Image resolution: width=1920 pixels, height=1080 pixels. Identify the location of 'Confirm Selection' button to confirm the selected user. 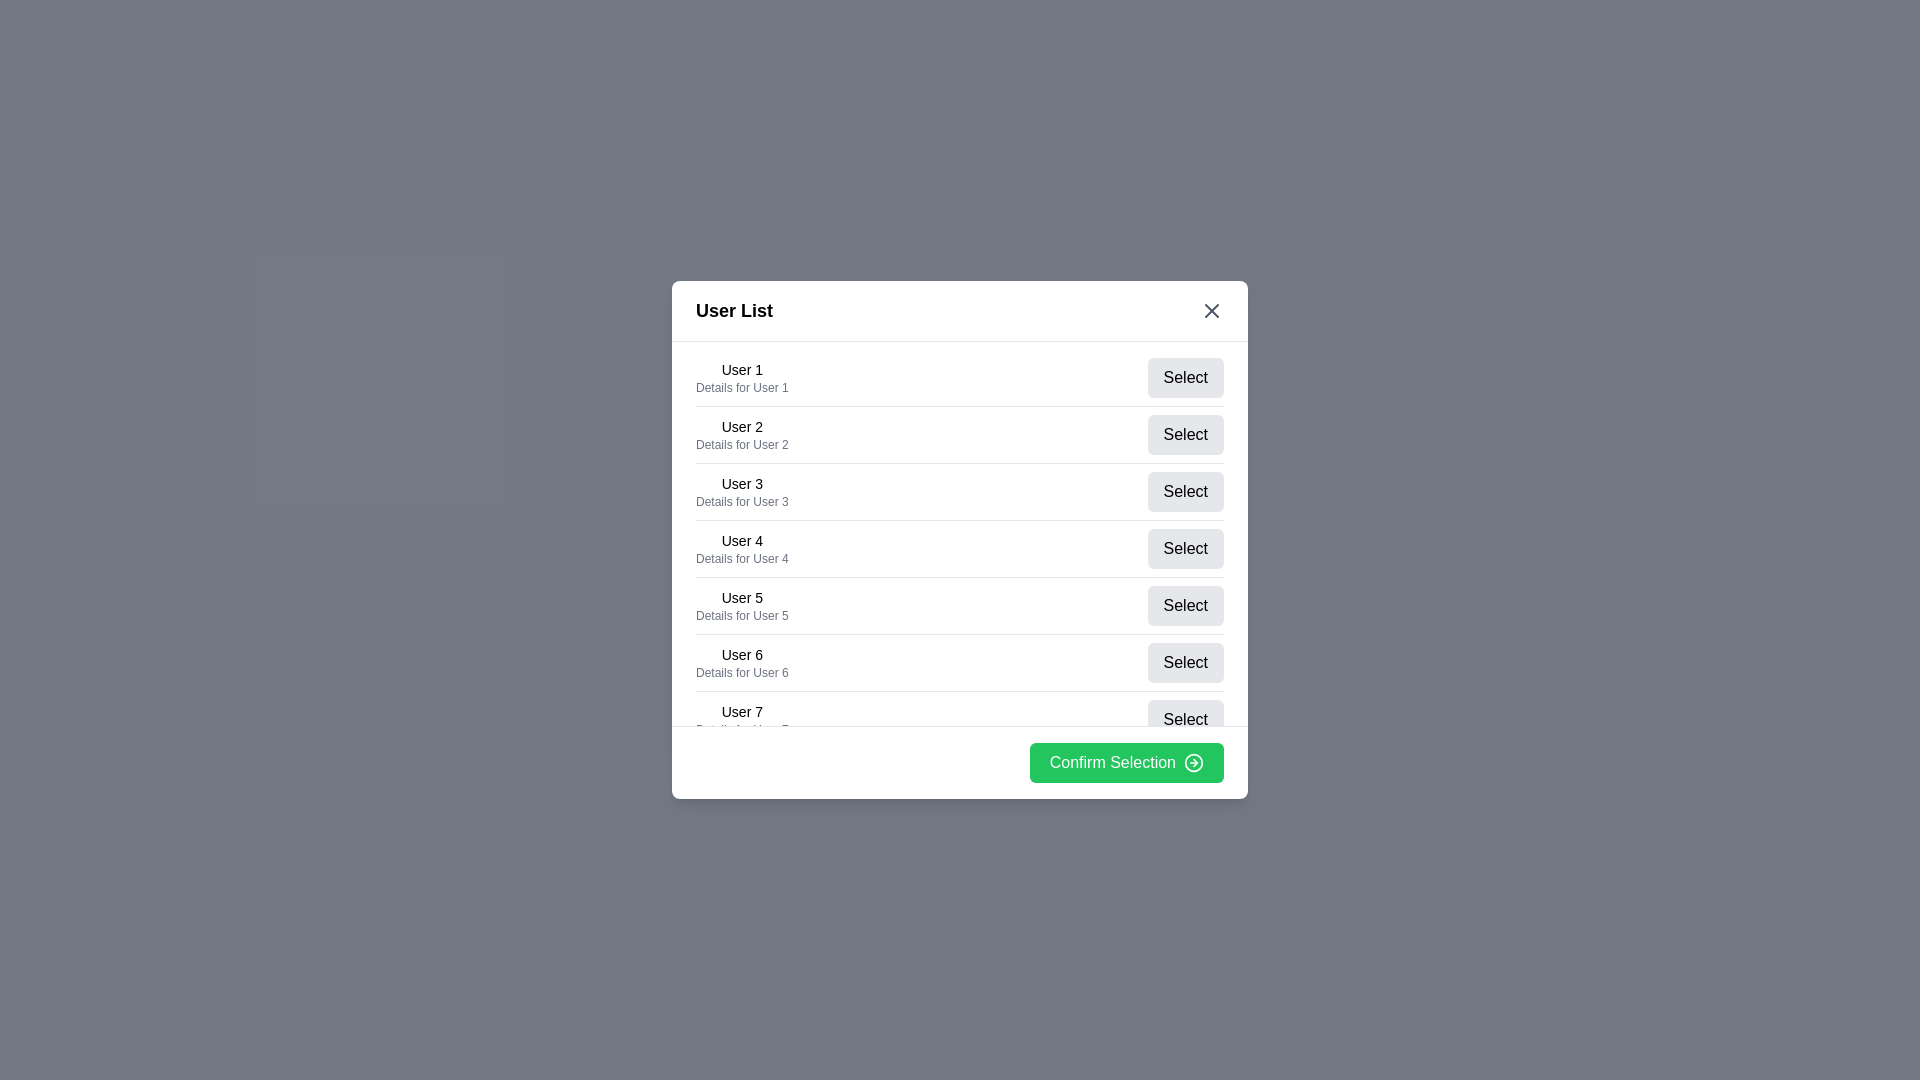
(1126, 763).